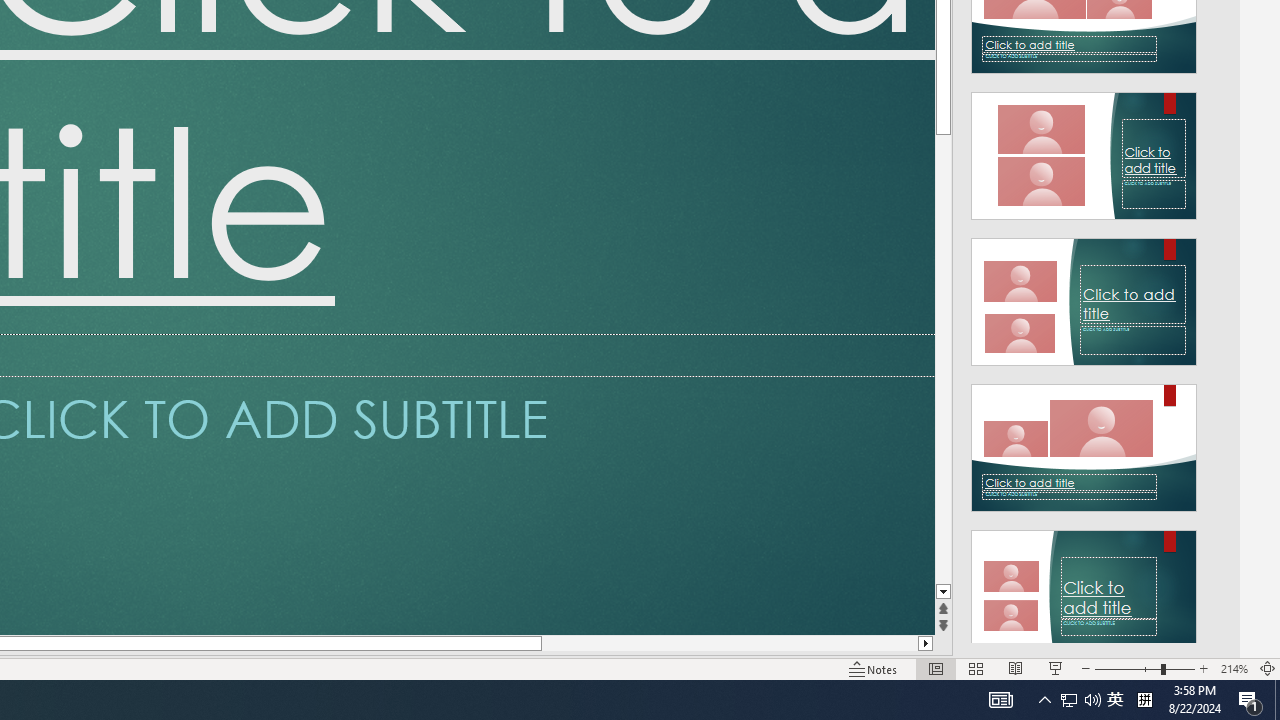  What do you see at coordinates (976, 669) in the screenshot?
I see `'Slide Sorter'` at bounding box center [976, 669].